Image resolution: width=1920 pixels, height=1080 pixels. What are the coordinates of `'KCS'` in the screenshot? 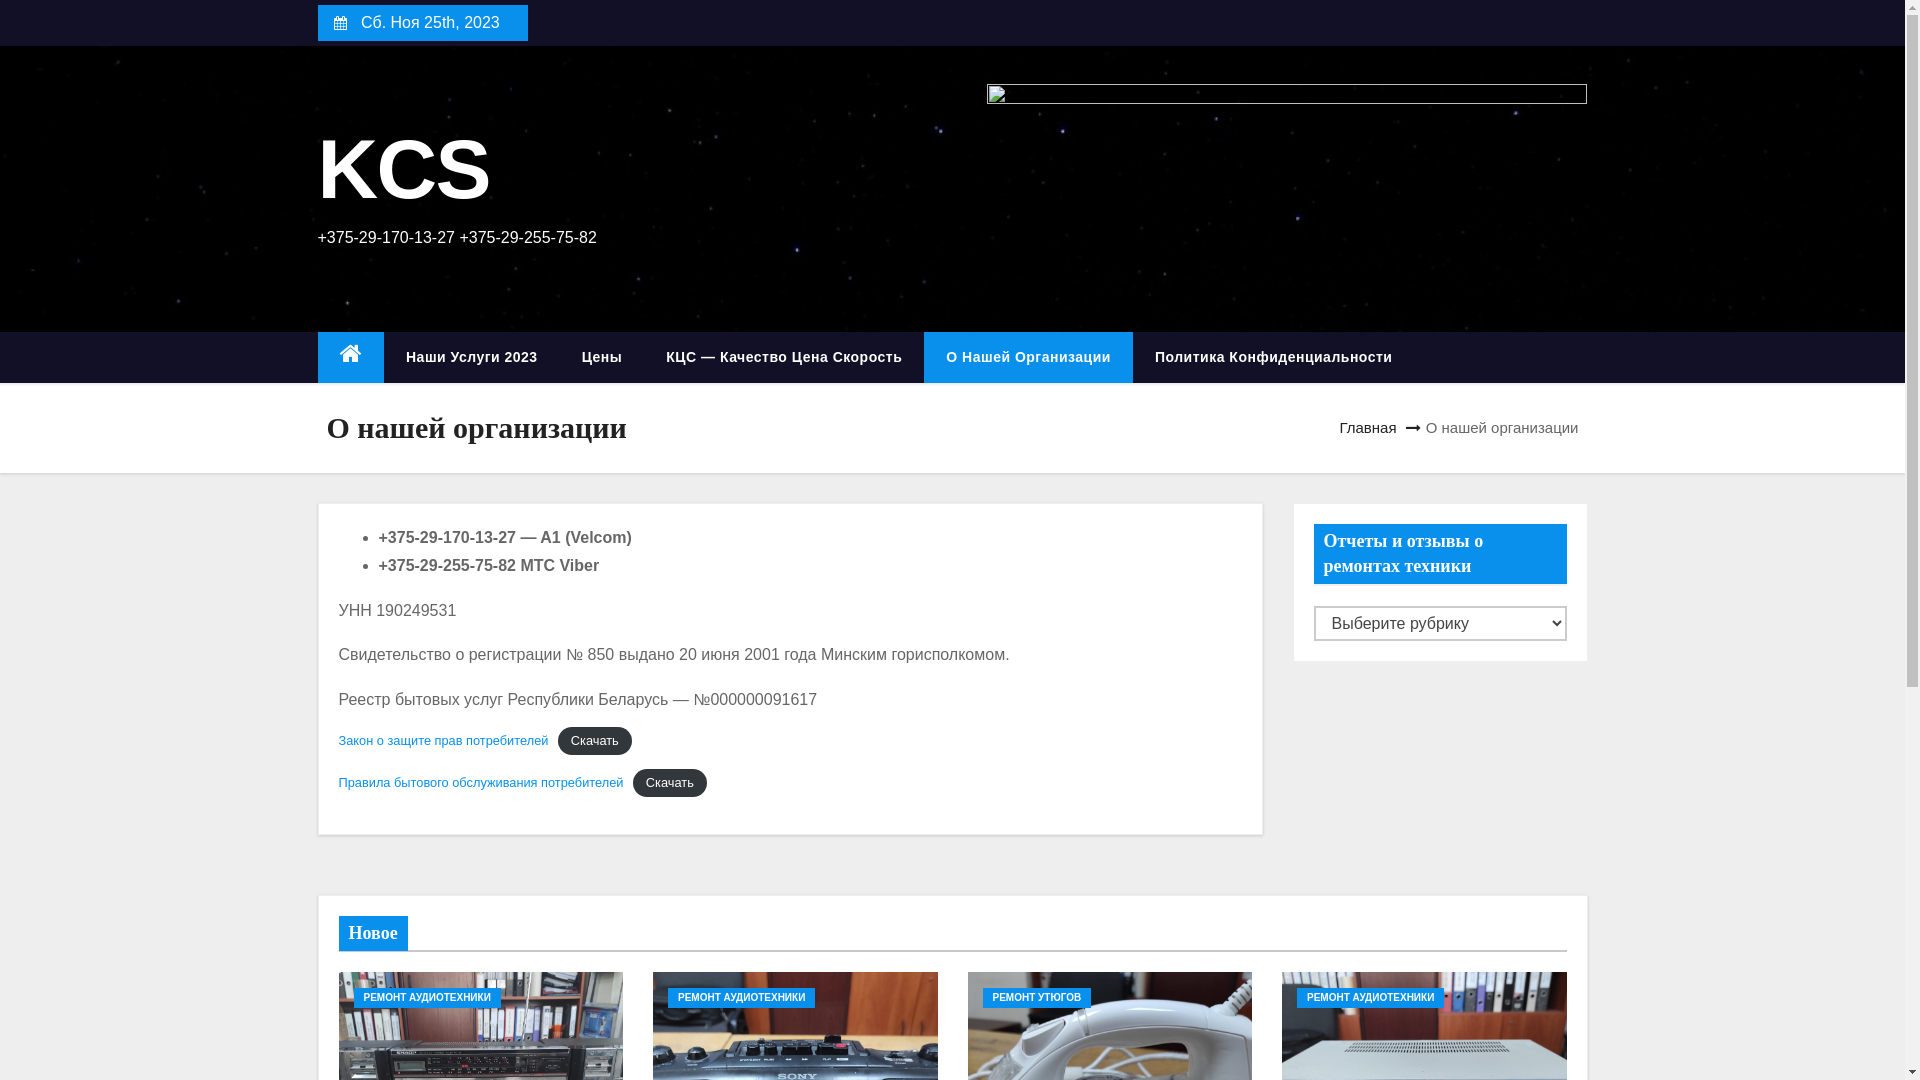 It's located at (402, 168).